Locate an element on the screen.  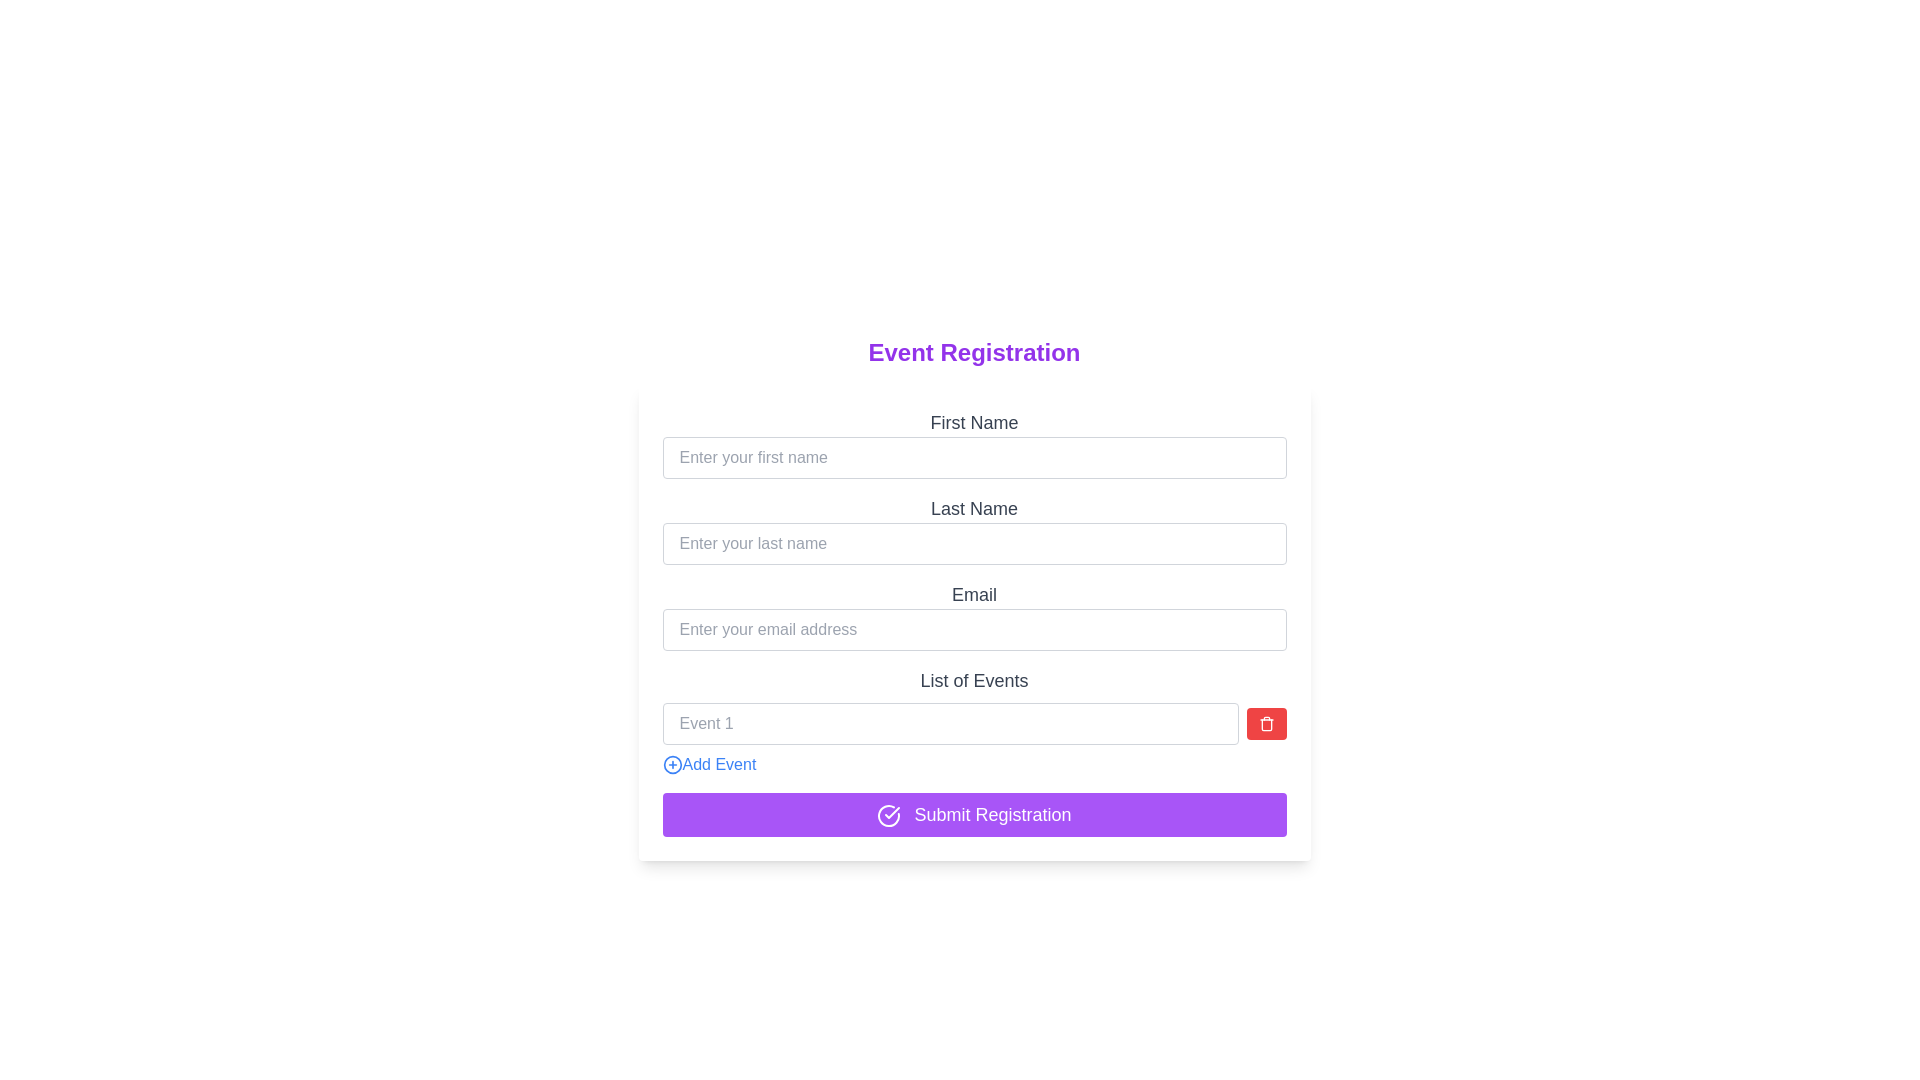
the button located below the 'Event 1' text input field is located at coordinates (709, 764).